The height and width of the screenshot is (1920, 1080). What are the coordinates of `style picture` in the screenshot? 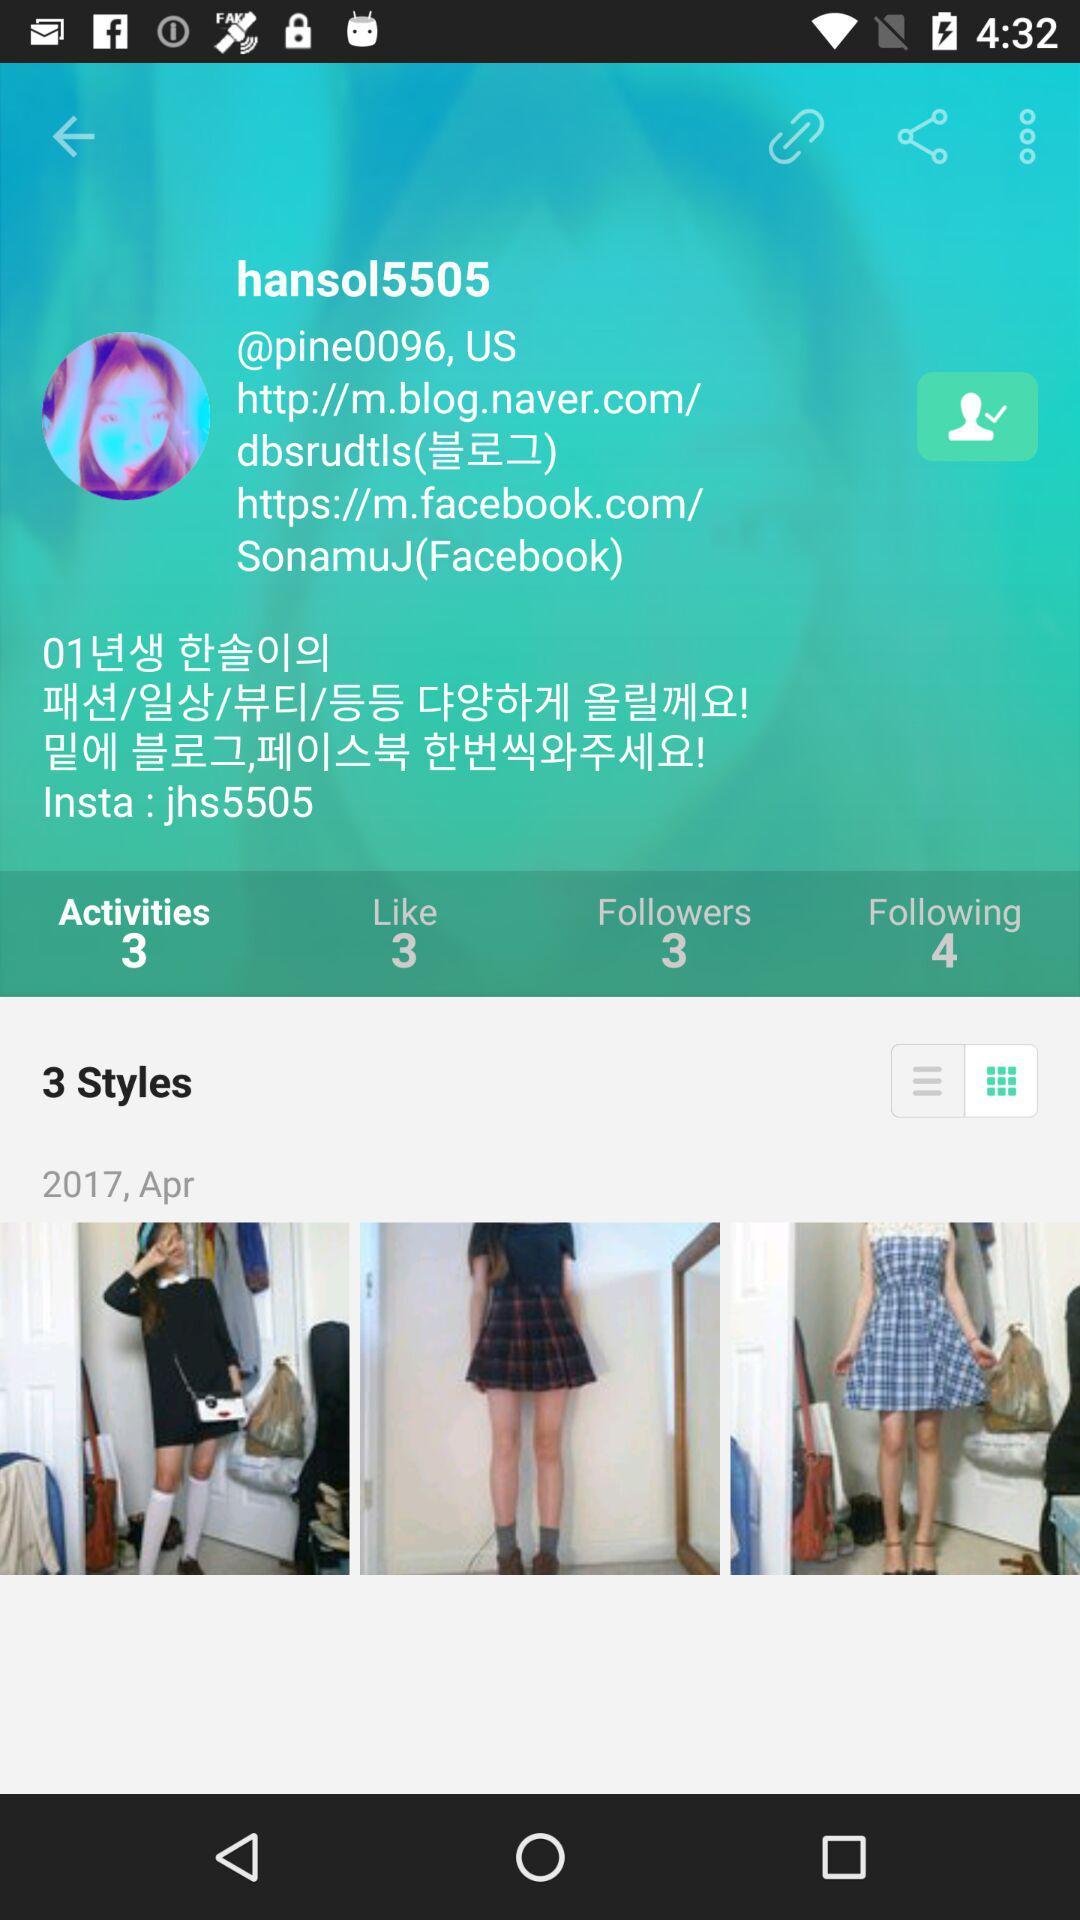 It's located at (173, 1397).